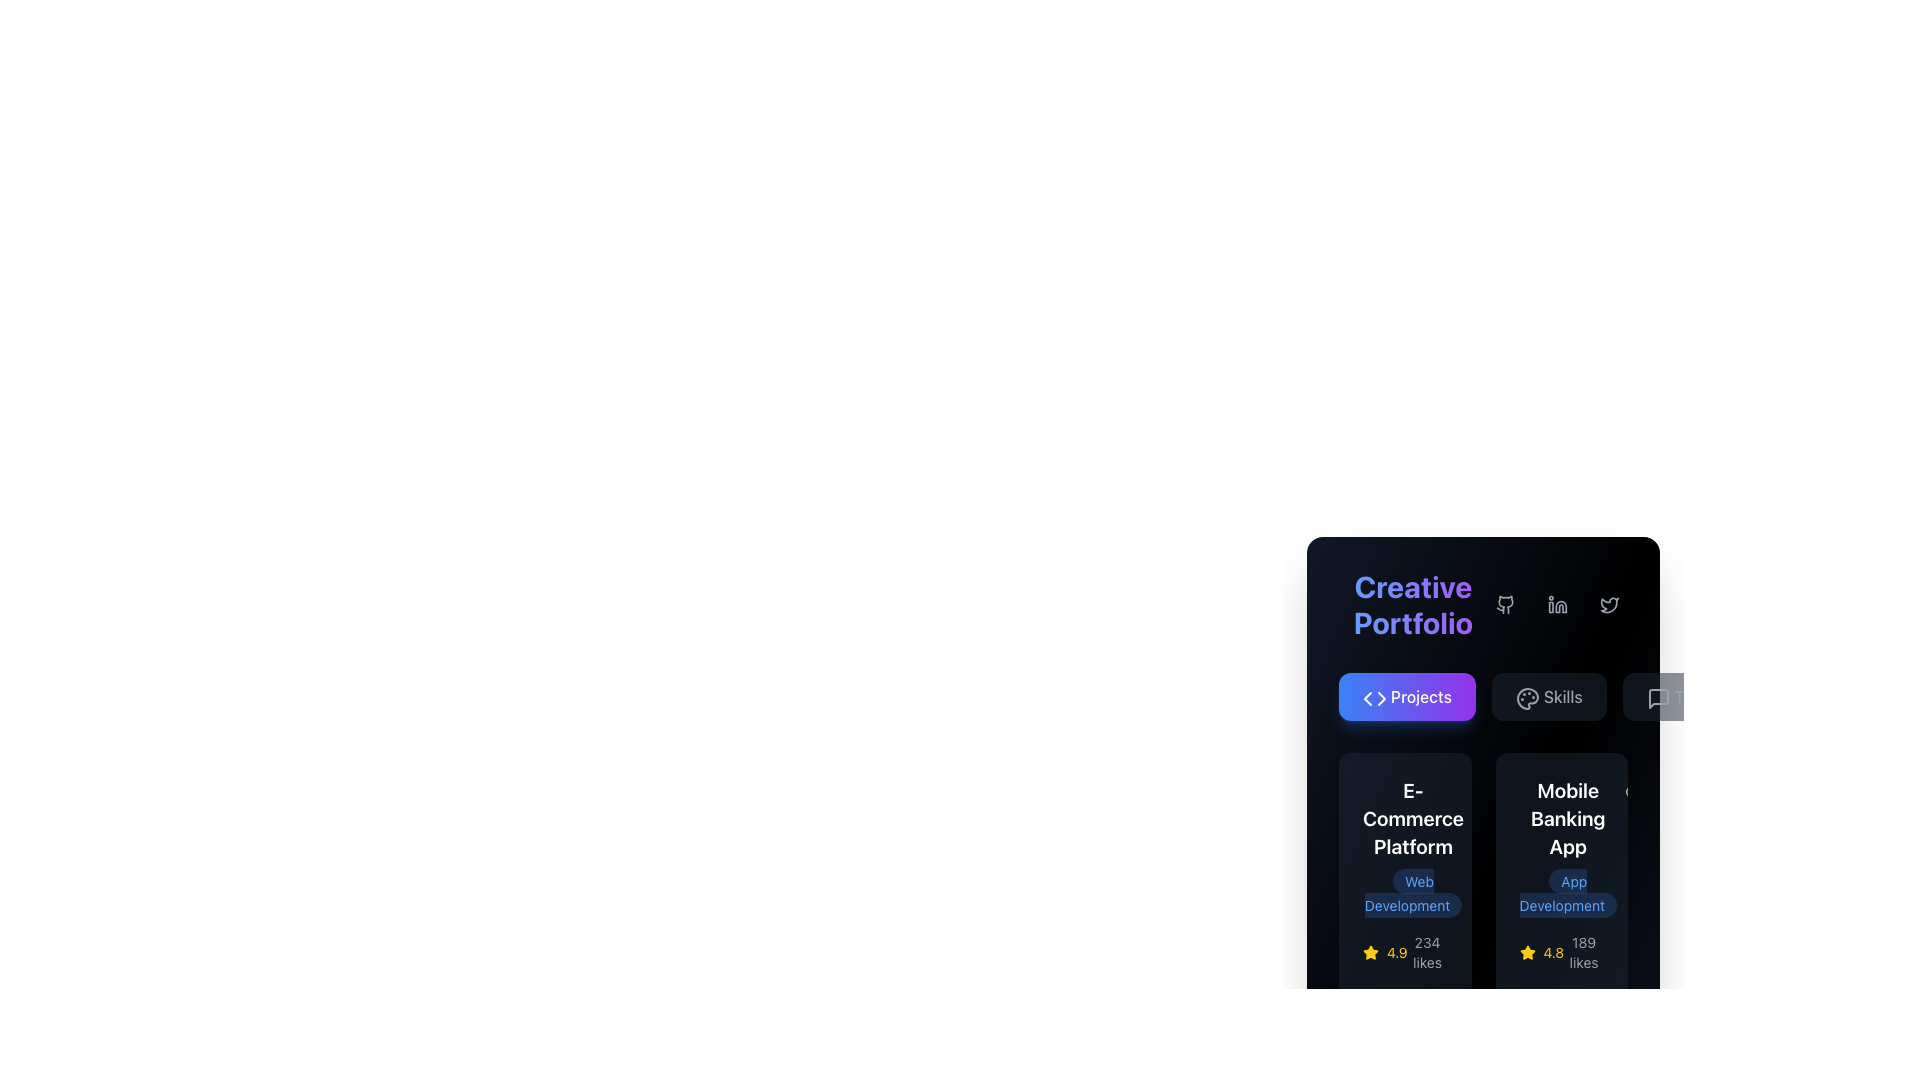 The width and height of the screenshot is (1920, 1080). What do you see at coordinates (1481, 793) in the screenshot?
I see `the 'like' button located in the upper-right corner of the card titled 'E-Commerce Platform' to change its color` at bounding box center [1481, 793].